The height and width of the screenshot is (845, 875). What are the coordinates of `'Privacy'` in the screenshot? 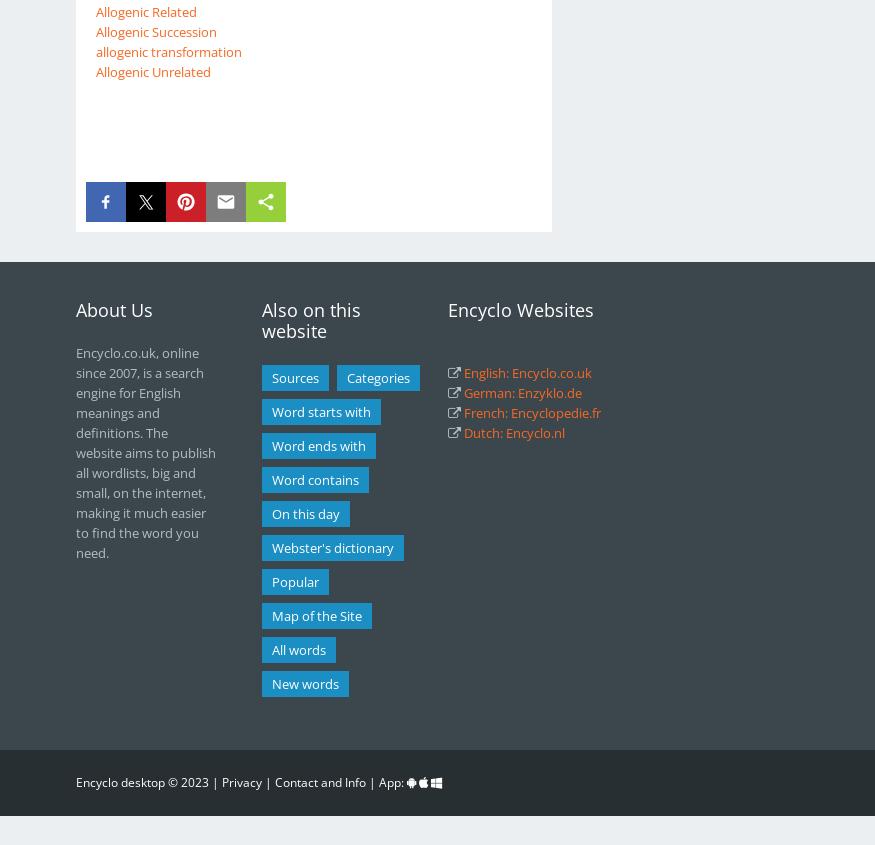 It's located at (240, 781).